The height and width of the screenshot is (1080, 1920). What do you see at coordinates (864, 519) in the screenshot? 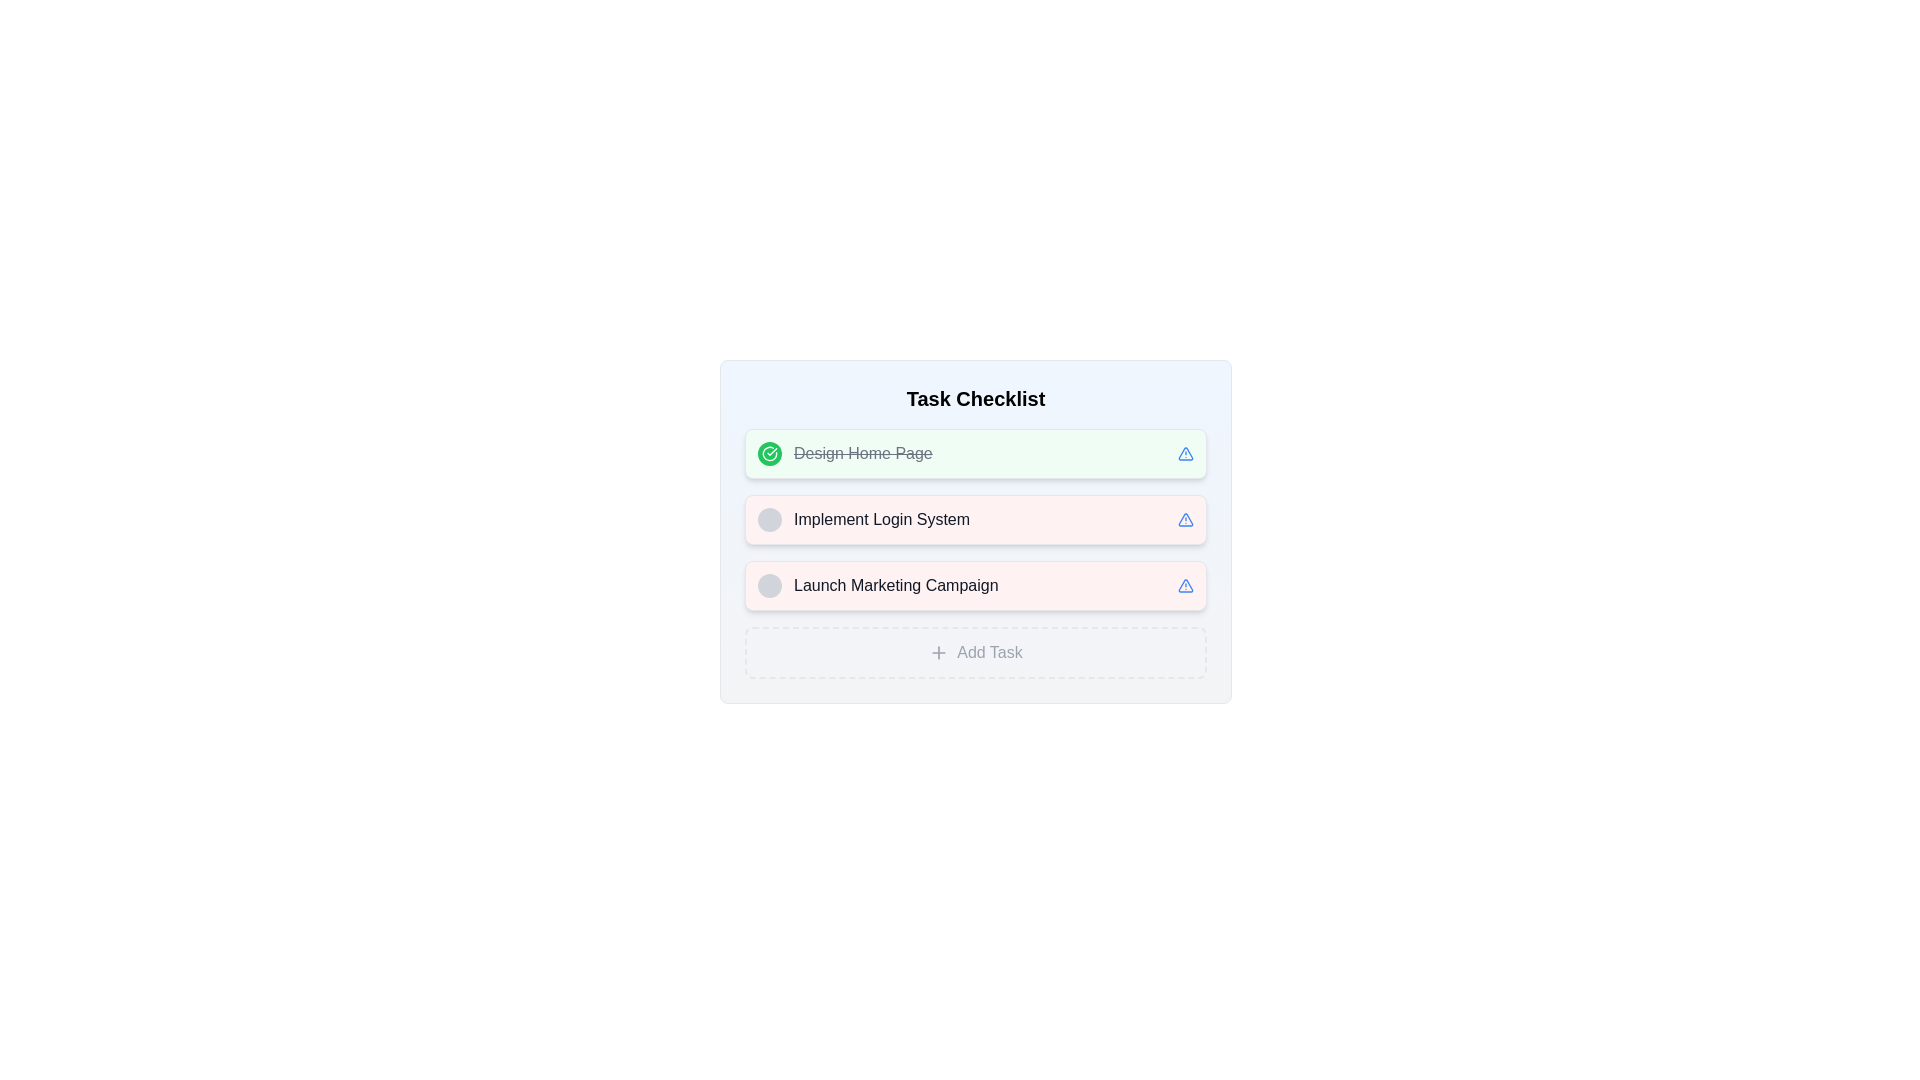
I see `the 'Implement Login System' task item in the checklist` at bounding box center [864, 519].